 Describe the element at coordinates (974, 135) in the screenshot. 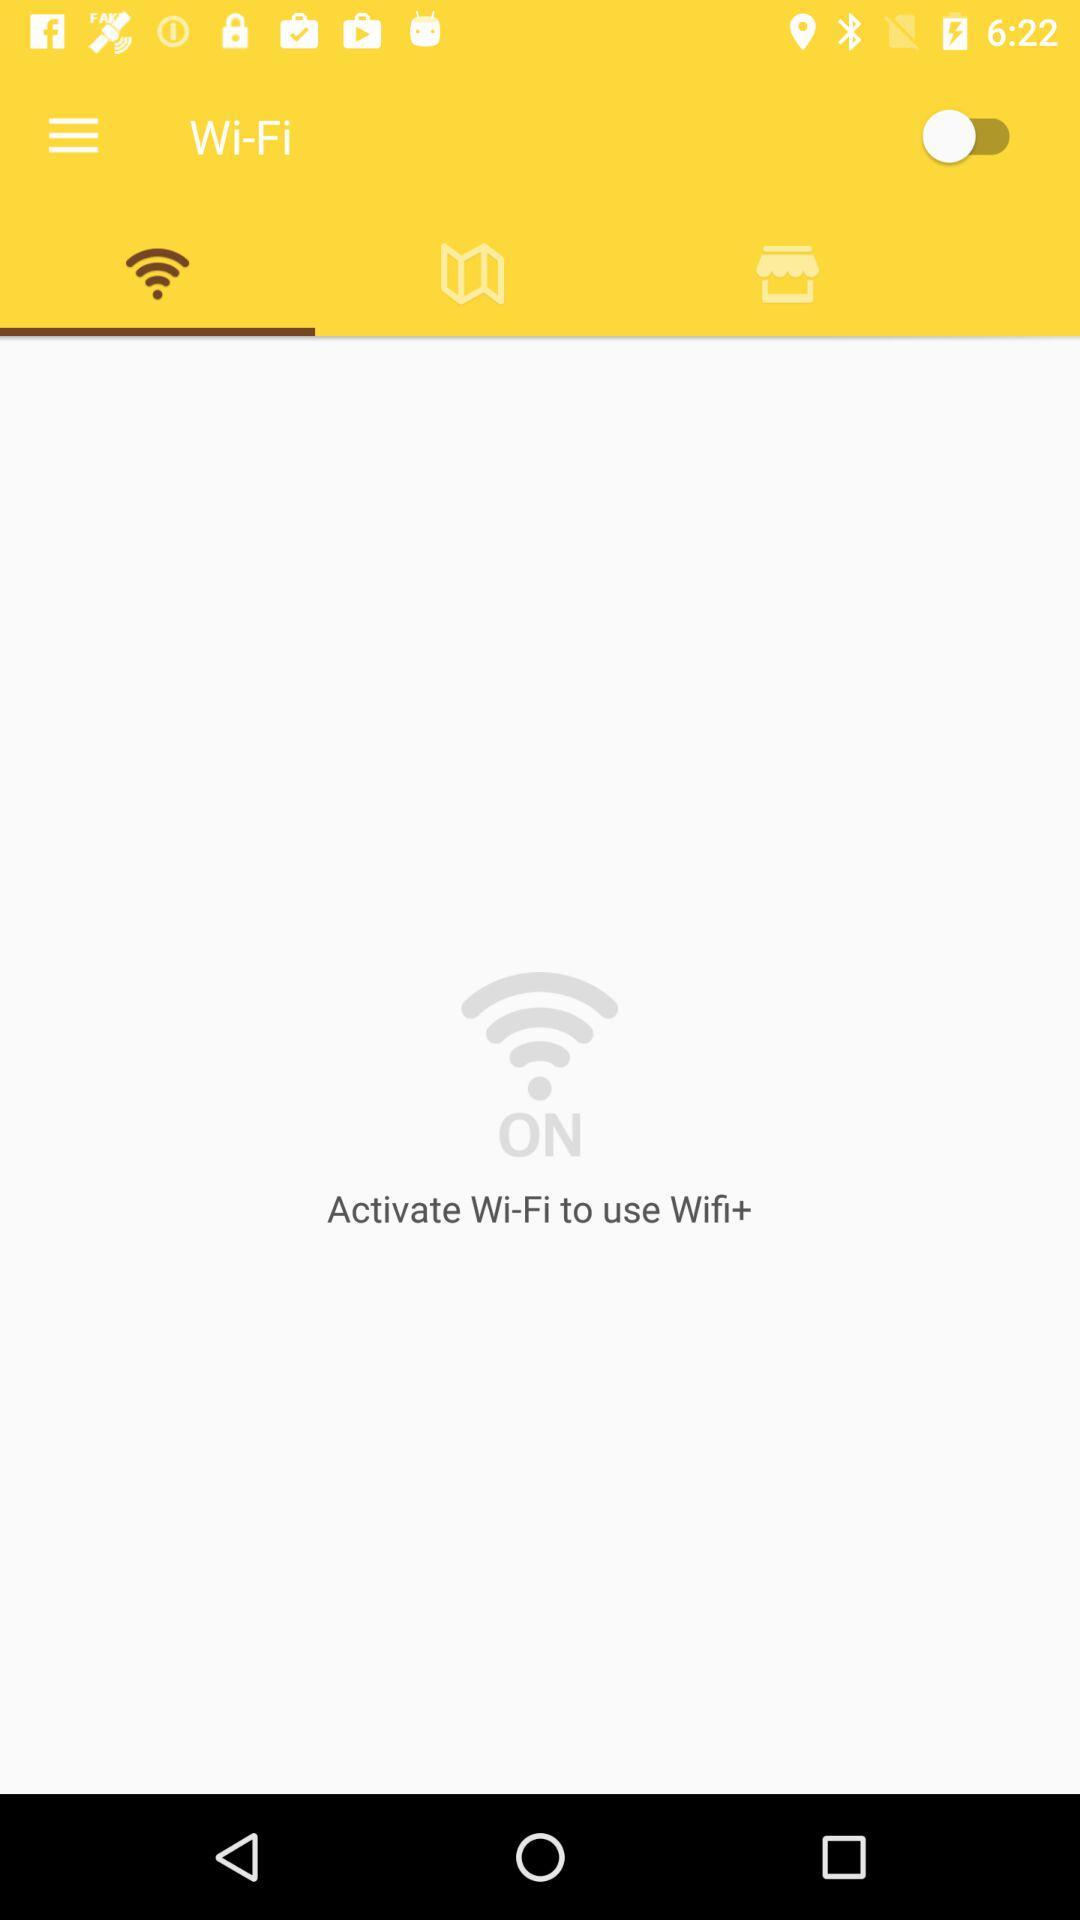

I see `switch wifi` at that location.